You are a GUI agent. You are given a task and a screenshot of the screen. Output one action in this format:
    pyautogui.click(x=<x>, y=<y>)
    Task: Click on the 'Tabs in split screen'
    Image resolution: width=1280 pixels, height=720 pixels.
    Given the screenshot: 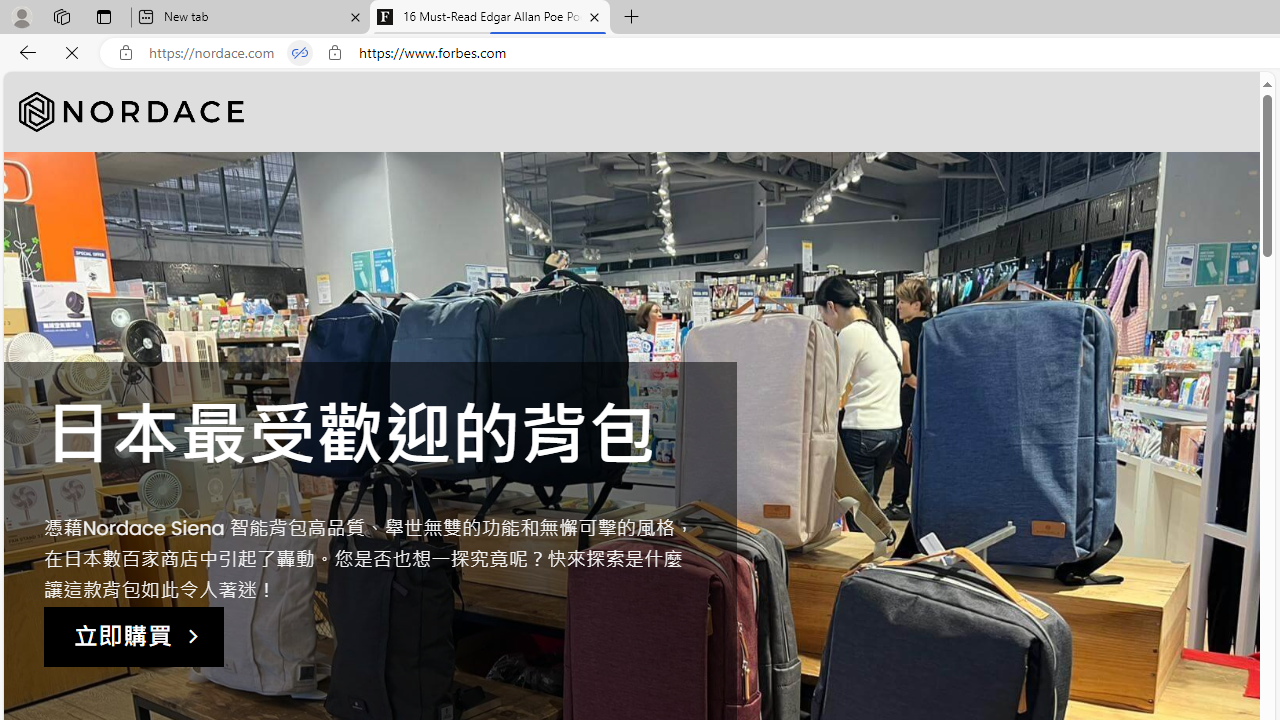 What is the action you would take?
    pyautogui.click(x=299, y=52)
    